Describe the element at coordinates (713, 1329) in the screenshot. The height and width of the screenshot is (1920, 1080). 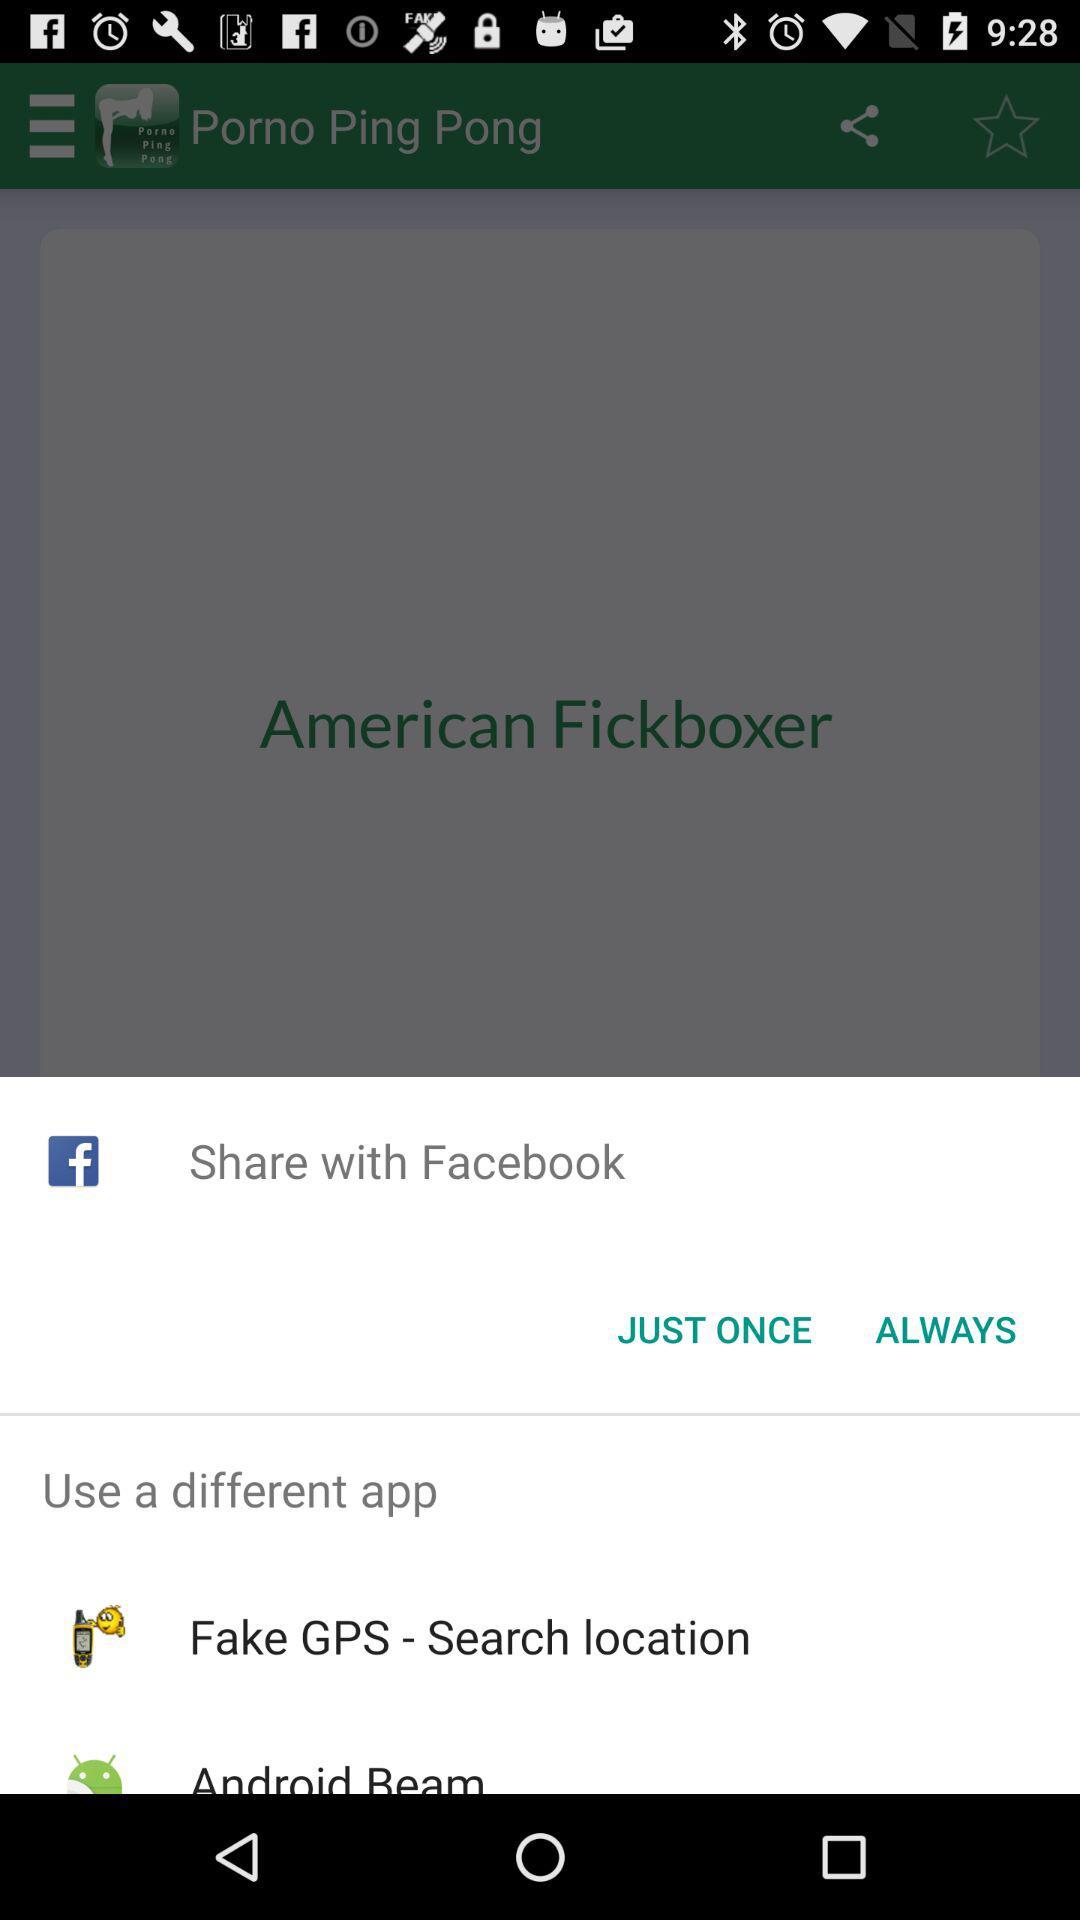
I see `item below the share with facebook icon` at that location.